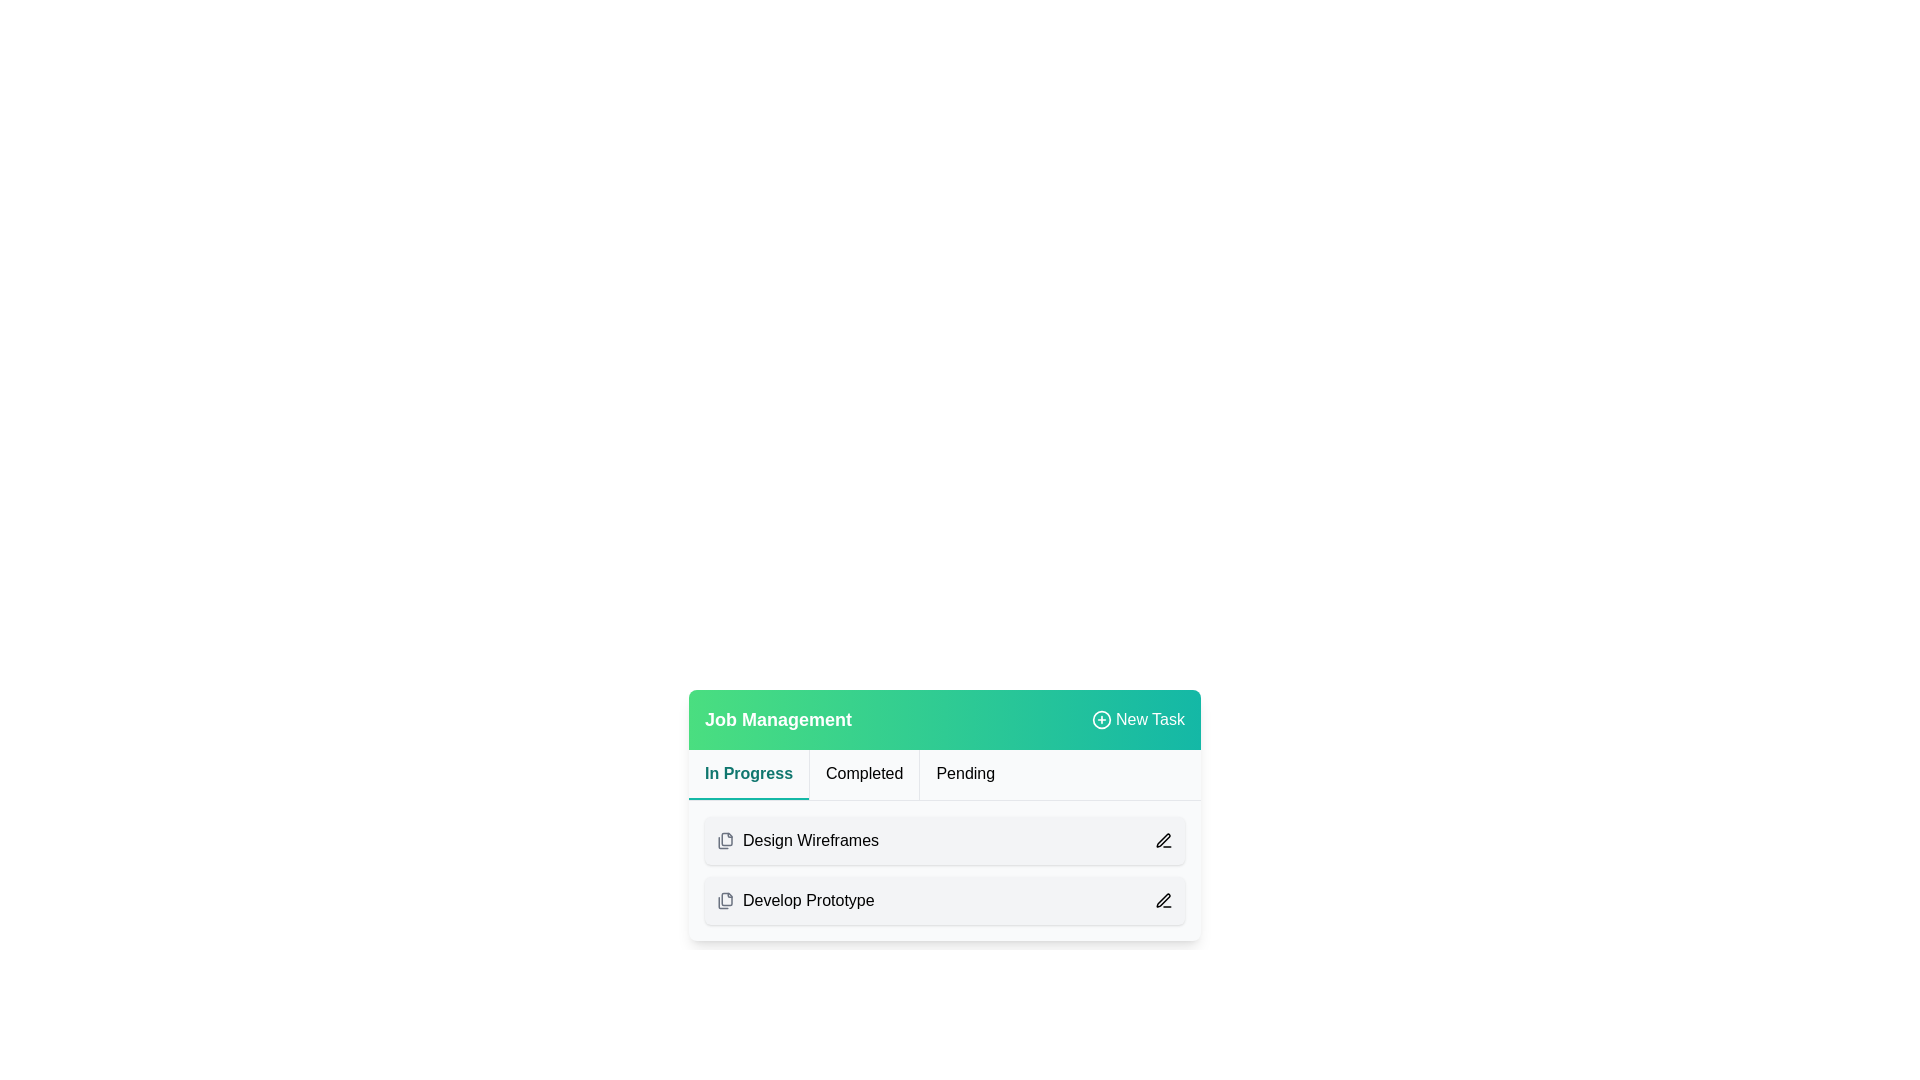 The height and width of the screenshot is (1080, 1920). I want to click on the 'New Task' label displayed in white font against a green background to initiate the associated action, so click(1150, 720).